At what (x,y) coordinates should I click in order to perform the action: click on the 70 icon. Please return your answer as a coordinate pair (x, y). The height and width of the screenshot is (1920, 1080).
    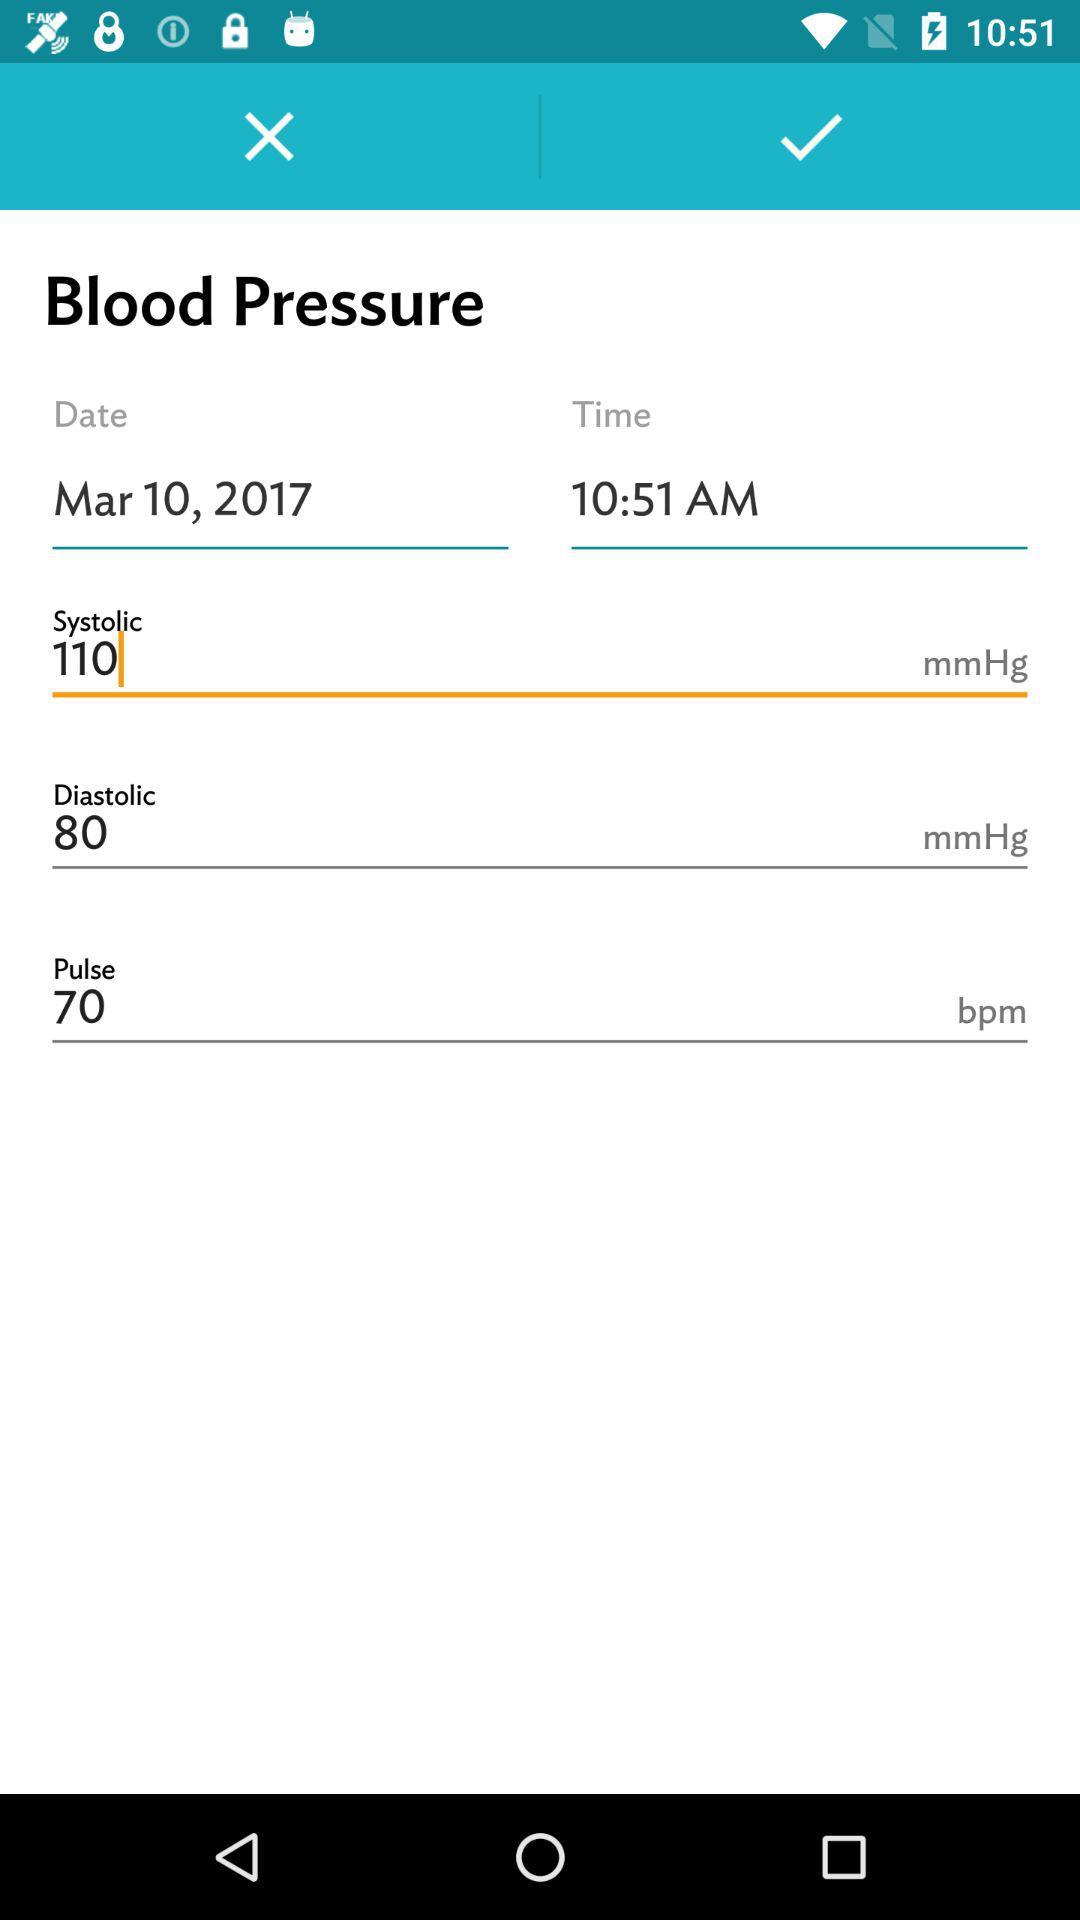
    Looking at the image, I should click on (540, 1008).